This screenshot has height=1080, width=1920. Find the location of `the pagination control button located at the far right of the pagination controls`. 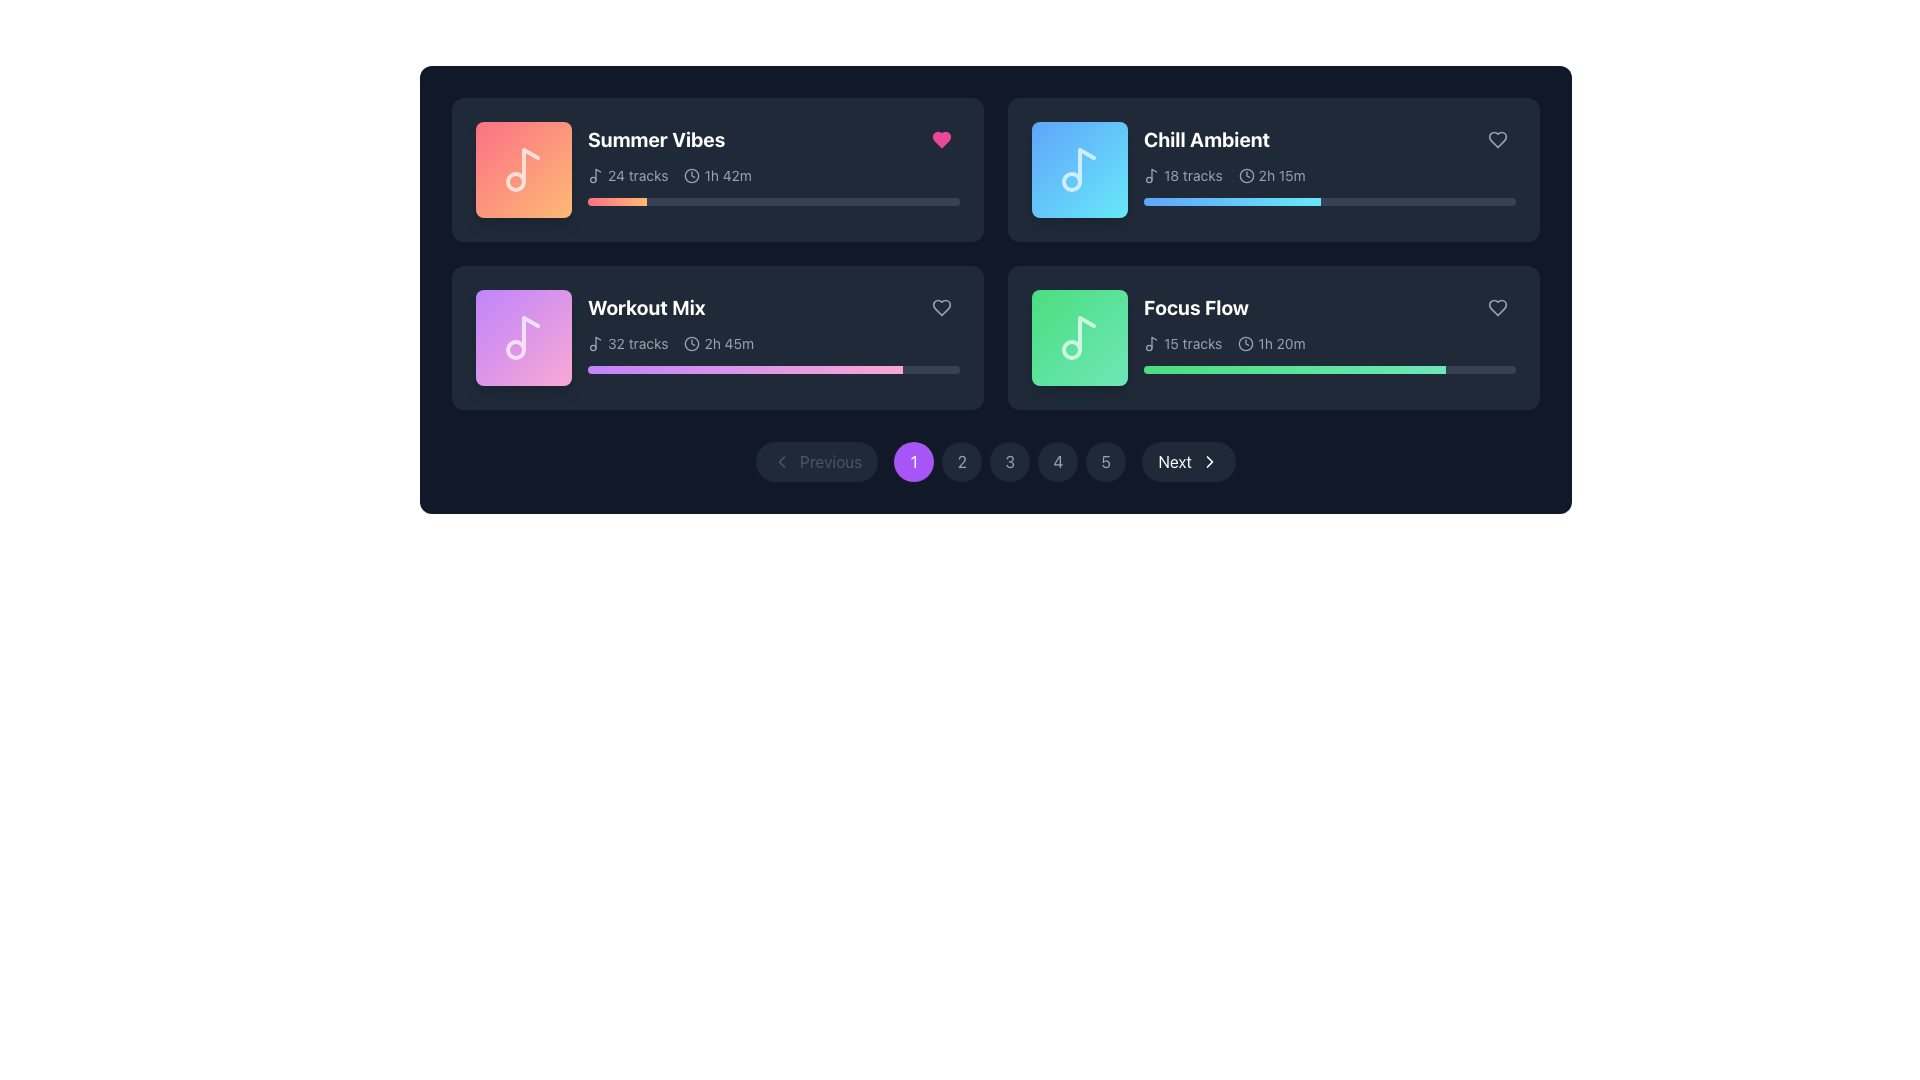

the pagination control button located at the far right of the pagination controls is located at coordinates (1189, 462).